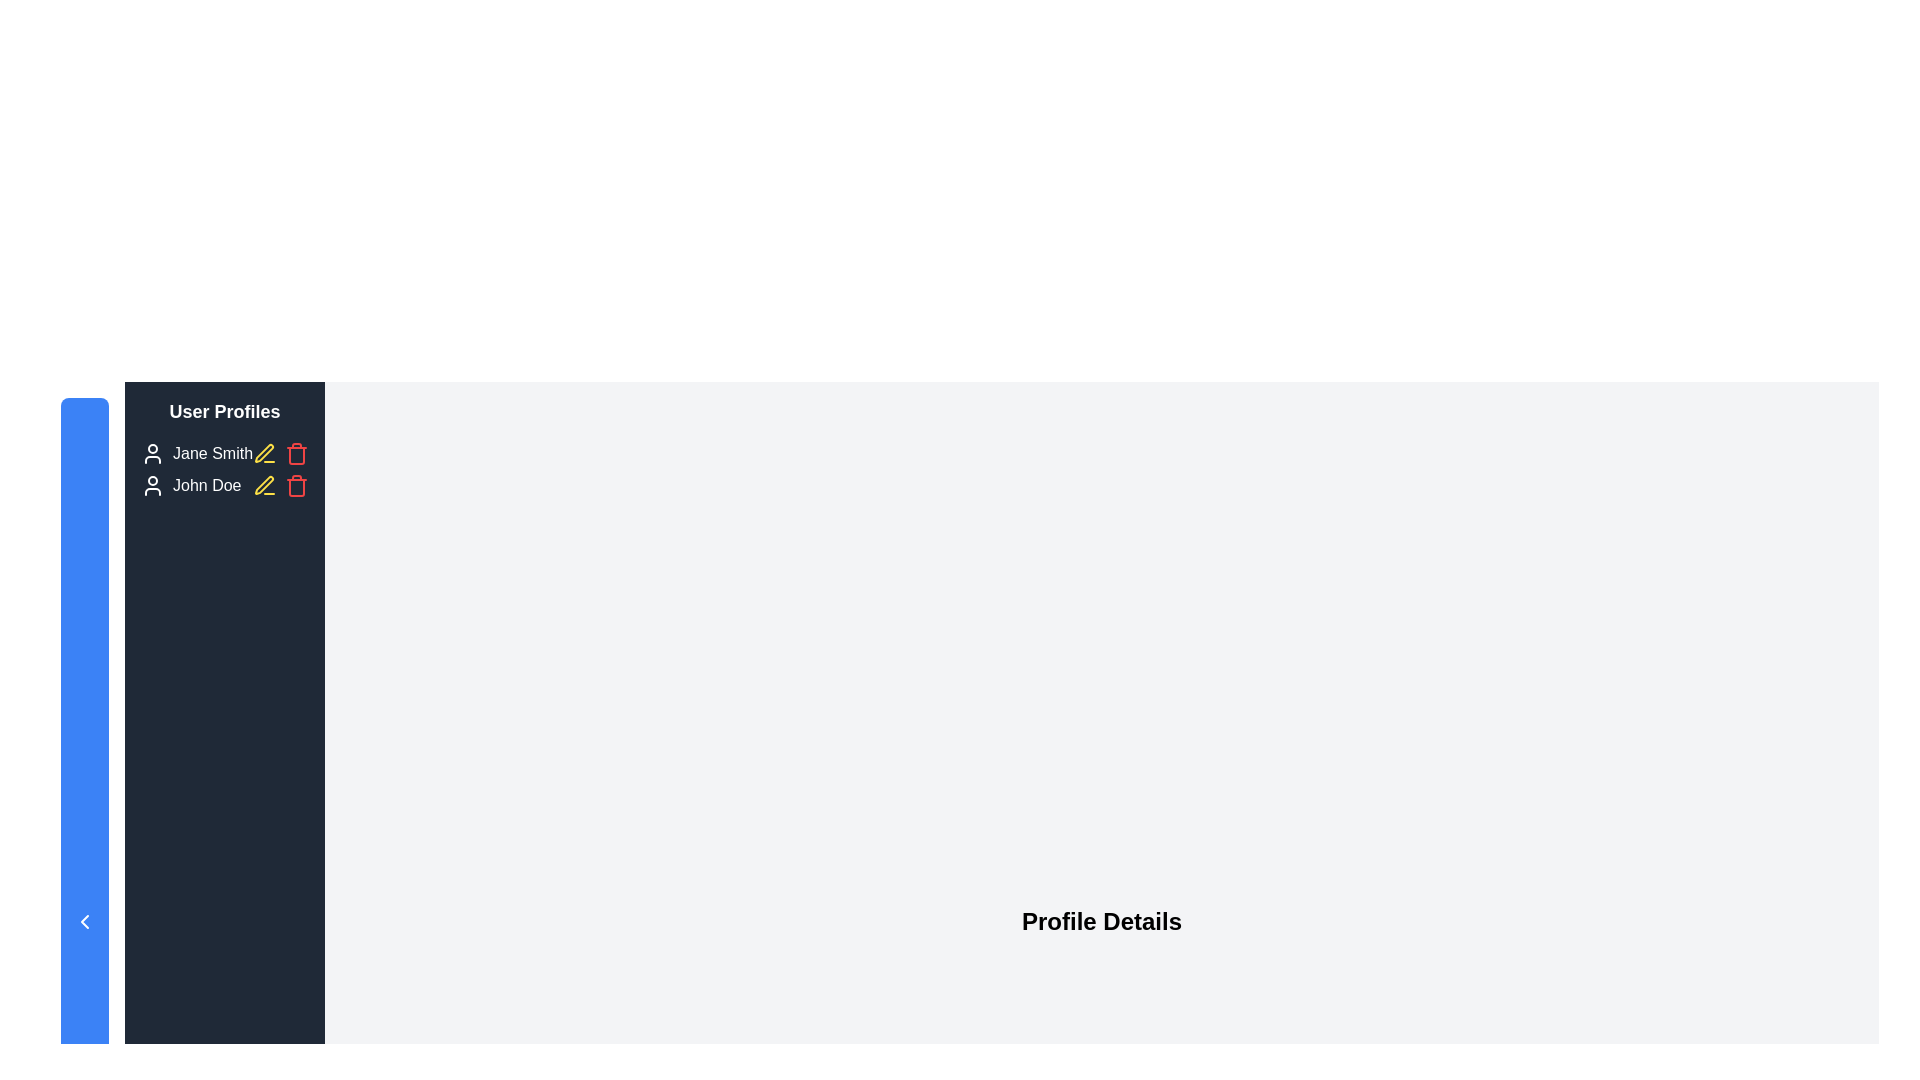 Image resolution: width=1920 pixels, height=1080 pixels. Describe the element at coordinates (84, 921) in the screenshot. I see `the icon button located at the bottom of the left sidebar` at that location.